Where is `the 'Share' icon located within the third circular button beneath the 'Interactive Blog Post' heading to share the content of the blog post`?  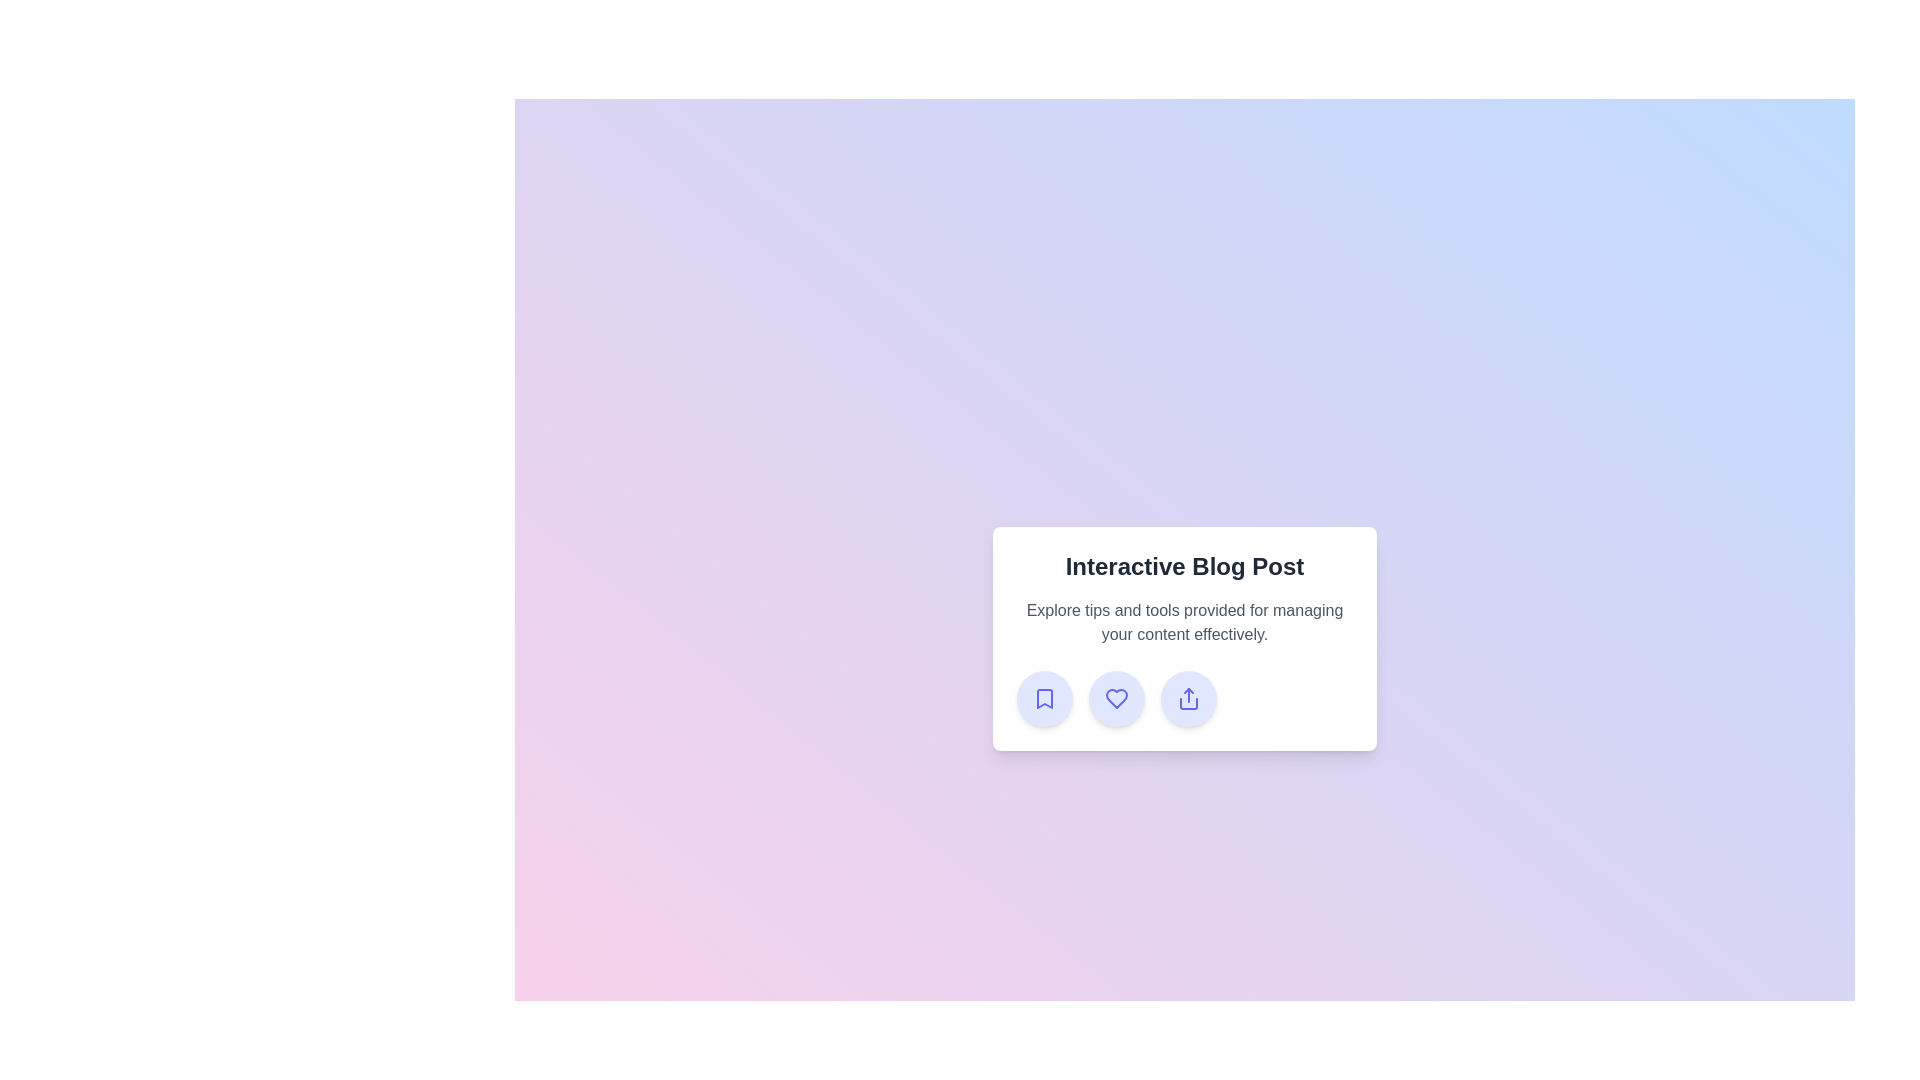
the 'Share' icon located within the third circular button beneath the 'Interactive Blog Post' heading to share the content of the blog post is located at coordinates (1189, 697).